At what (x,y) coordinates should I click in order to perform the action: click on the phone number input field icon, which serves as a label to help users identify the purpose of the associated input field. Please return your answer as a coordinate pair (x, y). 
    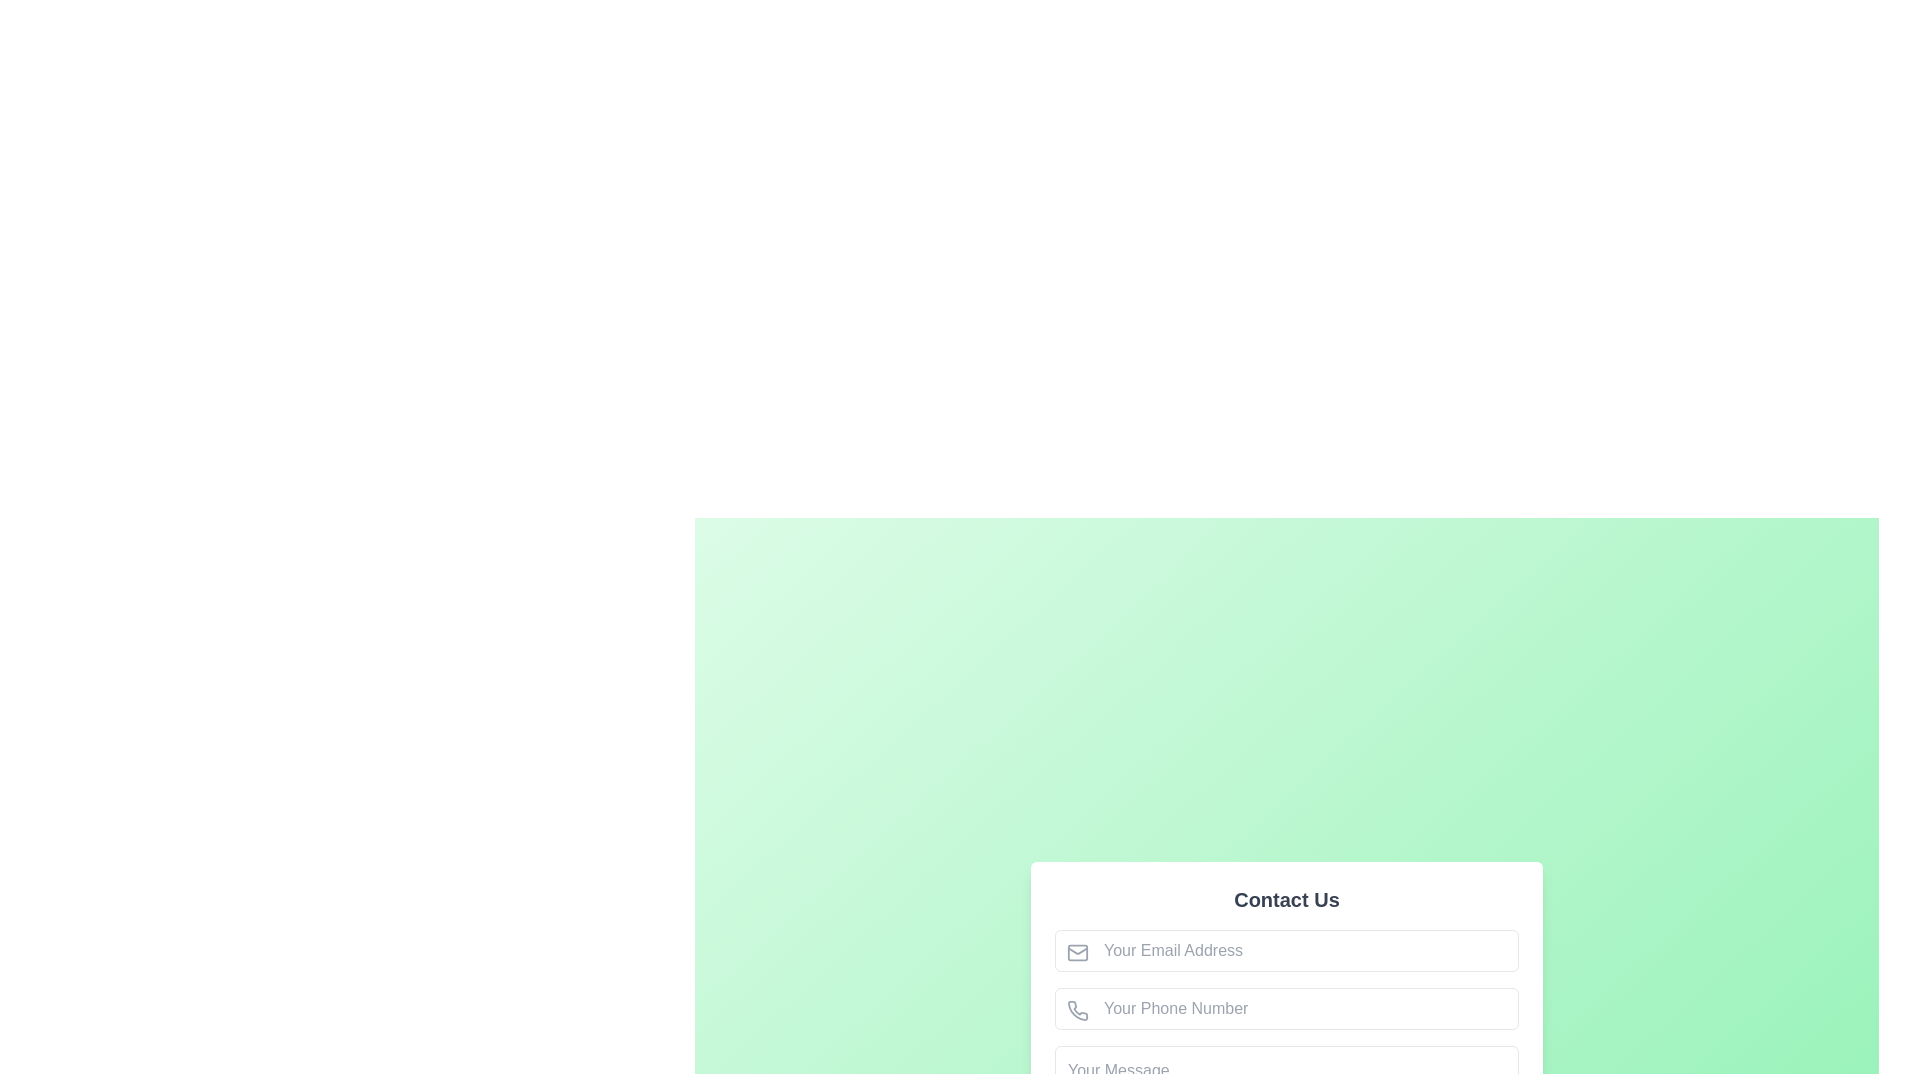
    Looking at the image, I should click on (1077, 1010).